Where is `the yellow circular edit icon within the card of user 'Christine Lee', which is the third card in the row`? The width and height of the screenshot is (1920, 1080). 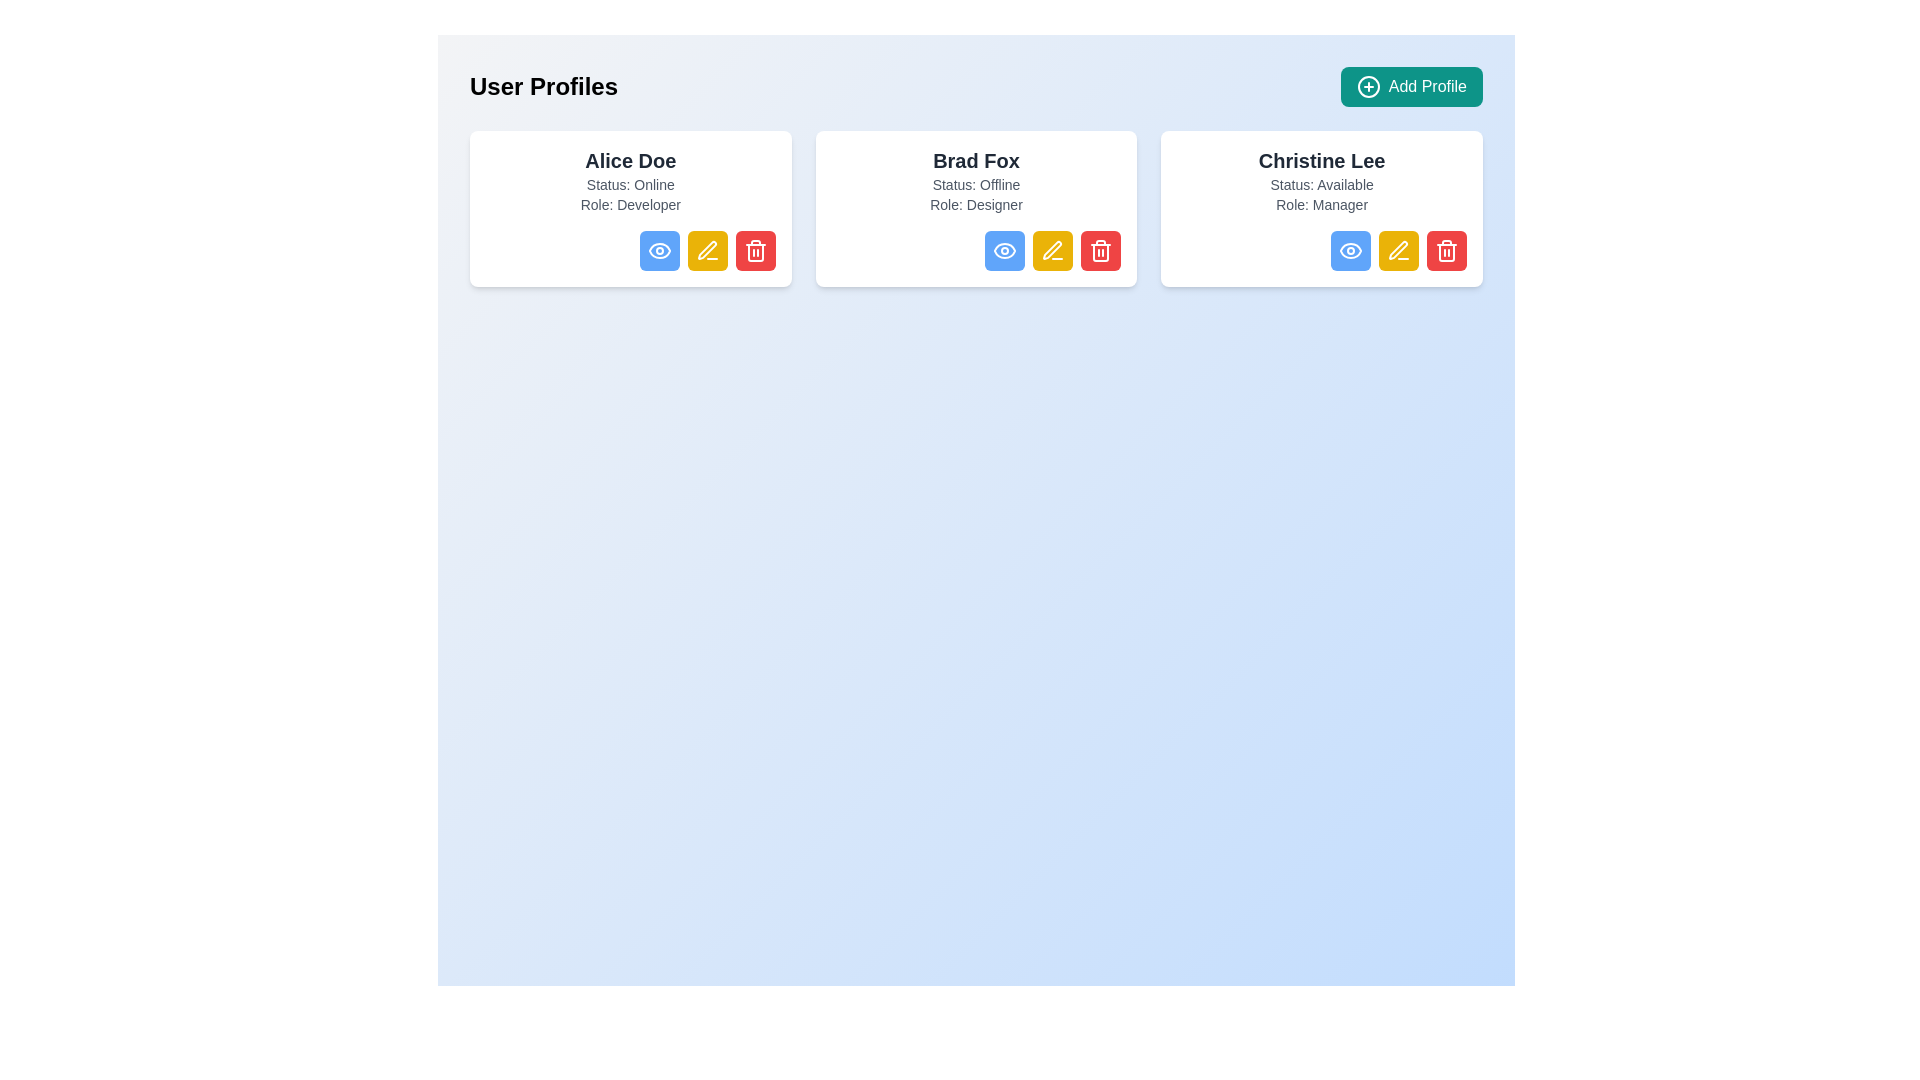
the yellow circular edit icon within the card of user 'Christine Lee', which is the third card in the row is located at coordinates (1397, 249).